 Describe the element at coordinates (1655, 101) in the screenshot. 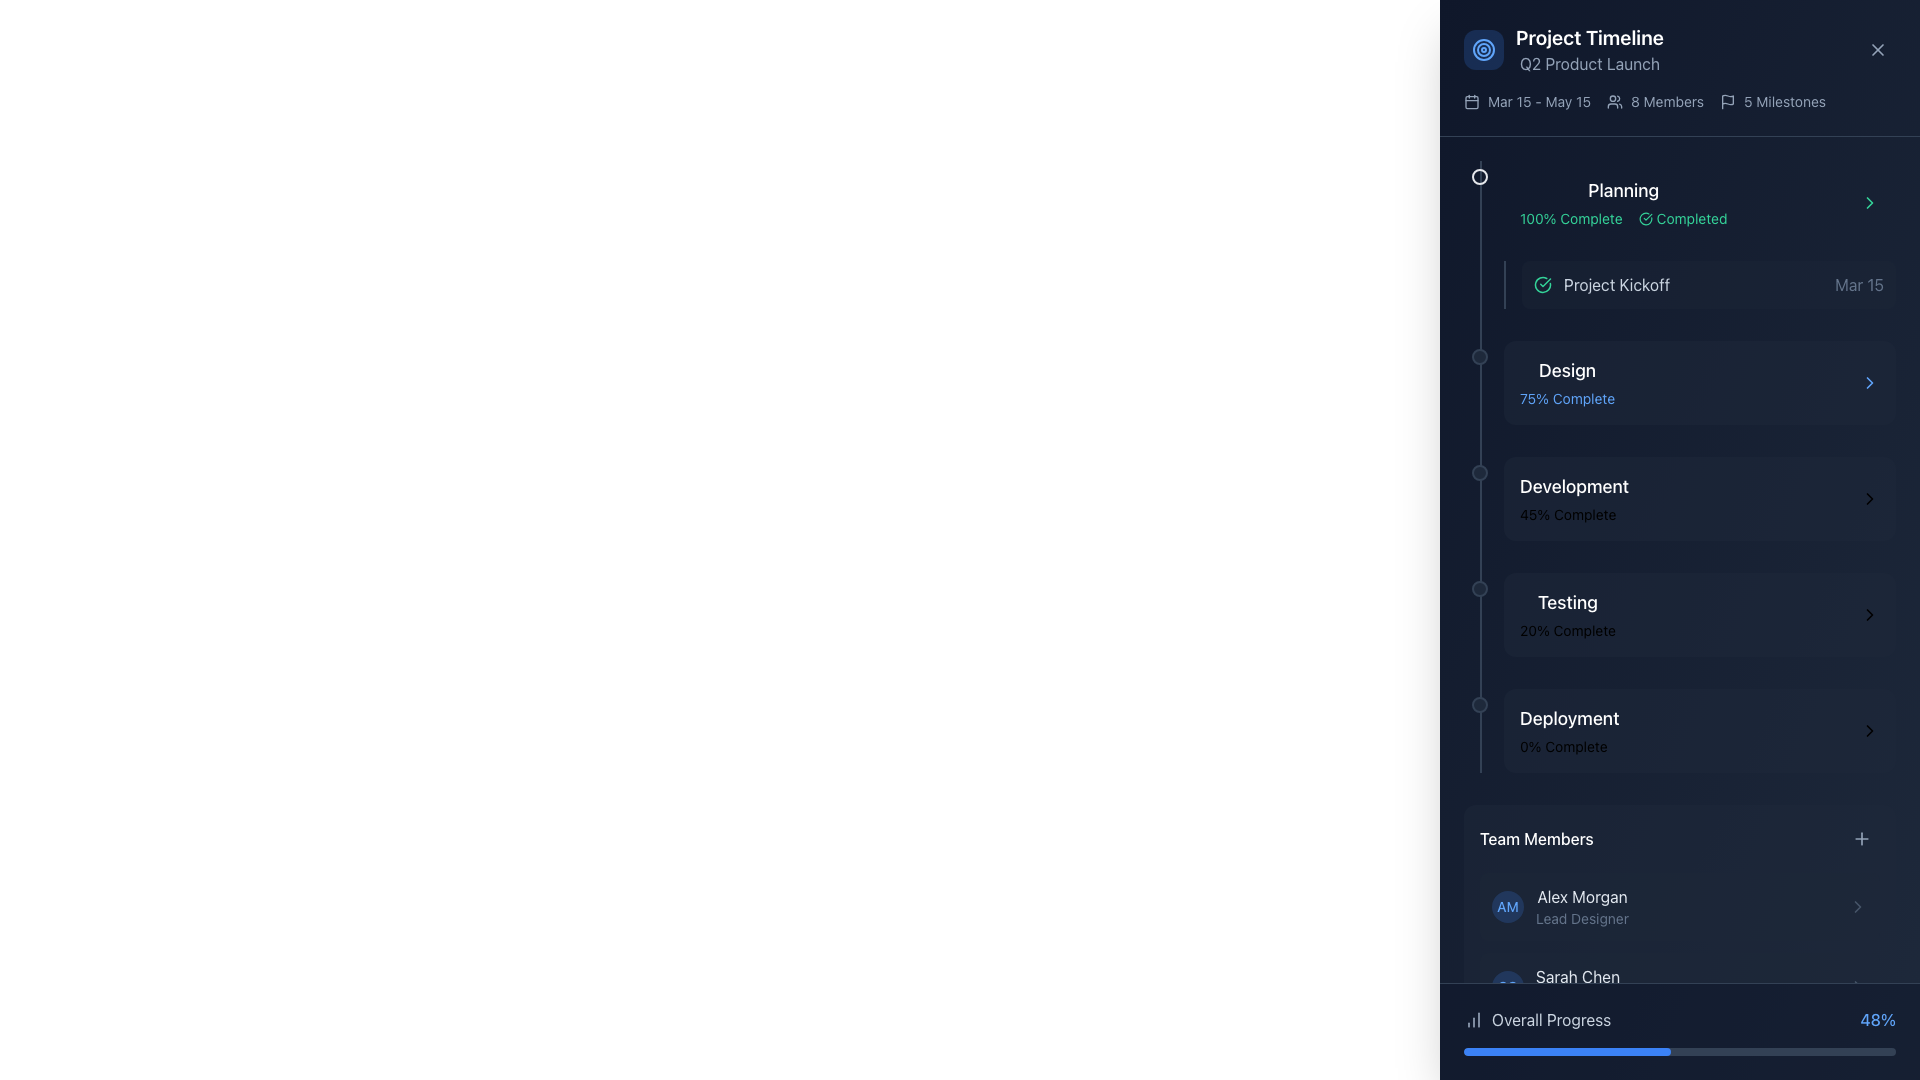

I see `the static informational label that displays '8 Members' located between 'Mar 15 - May 15' and '5 Milestones'` at that location.